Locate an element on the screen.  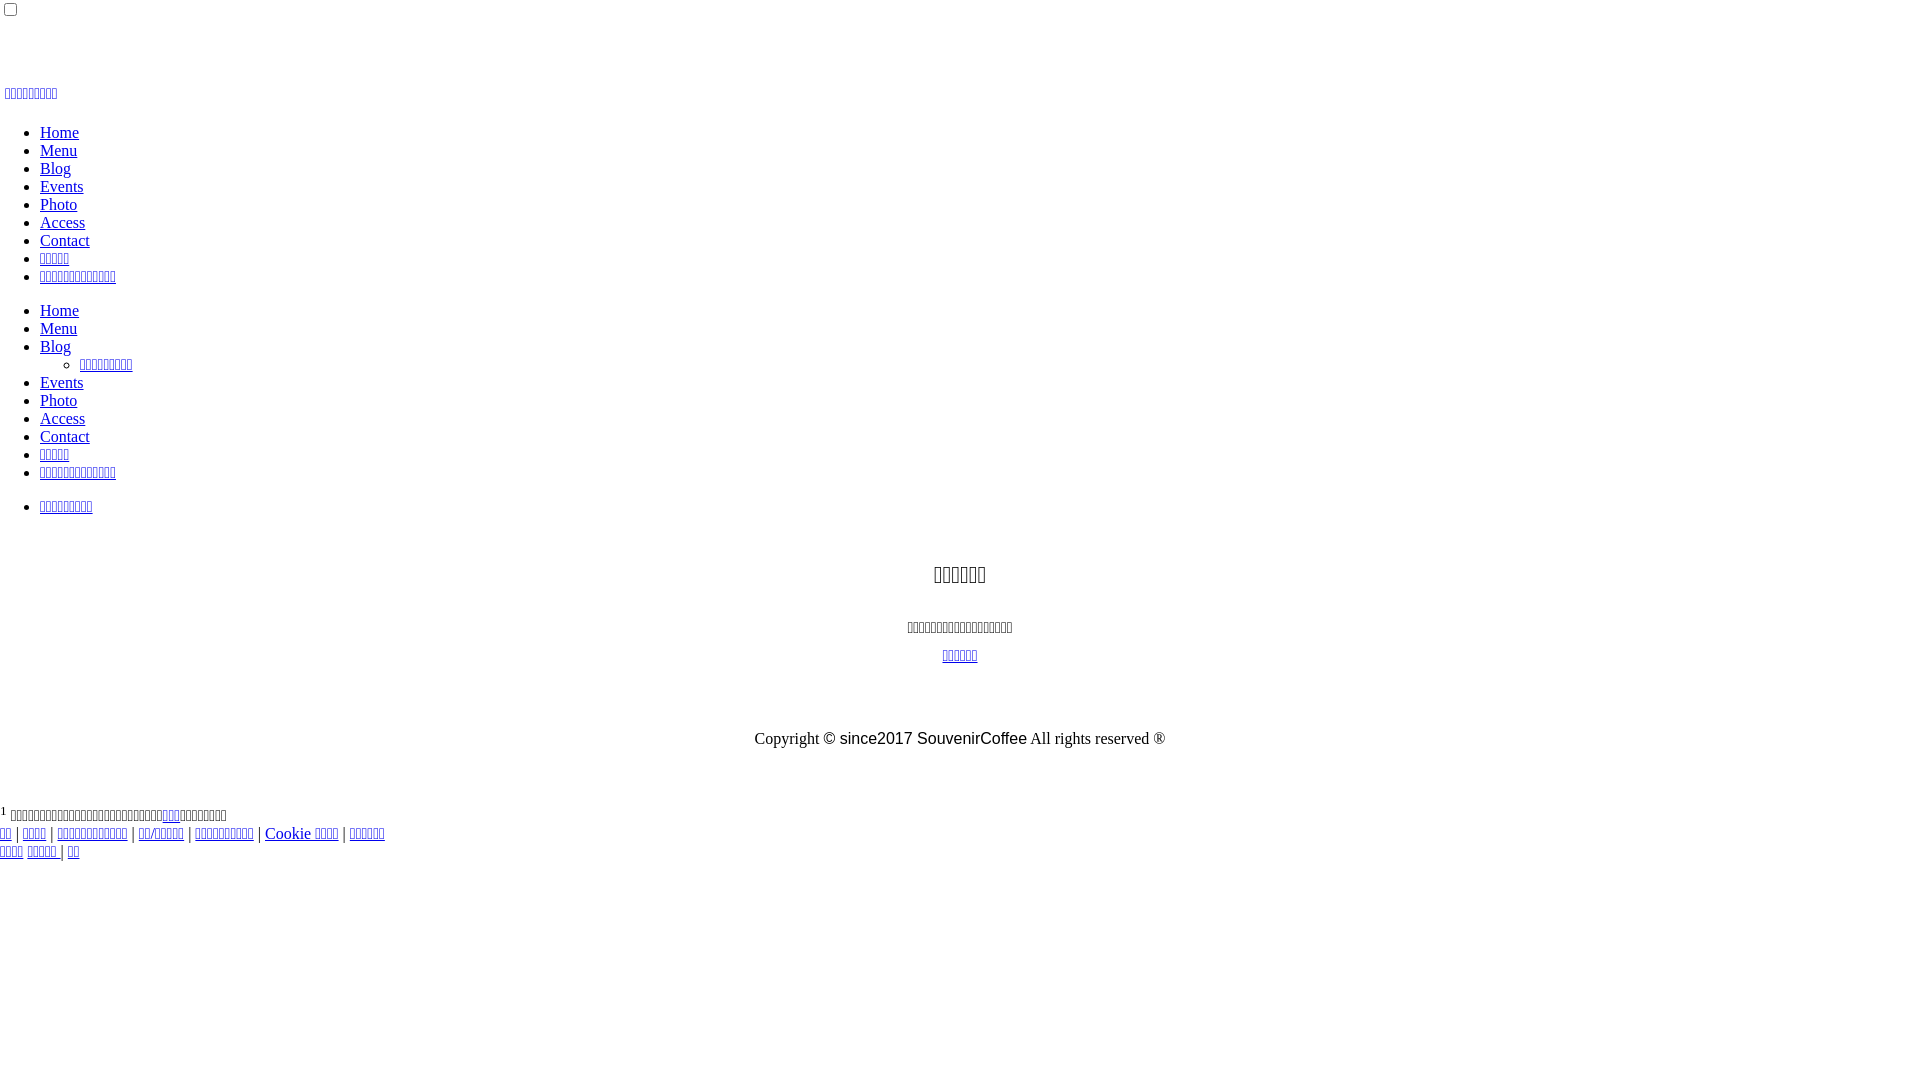
'Home' is located at coordinates (59, 310).